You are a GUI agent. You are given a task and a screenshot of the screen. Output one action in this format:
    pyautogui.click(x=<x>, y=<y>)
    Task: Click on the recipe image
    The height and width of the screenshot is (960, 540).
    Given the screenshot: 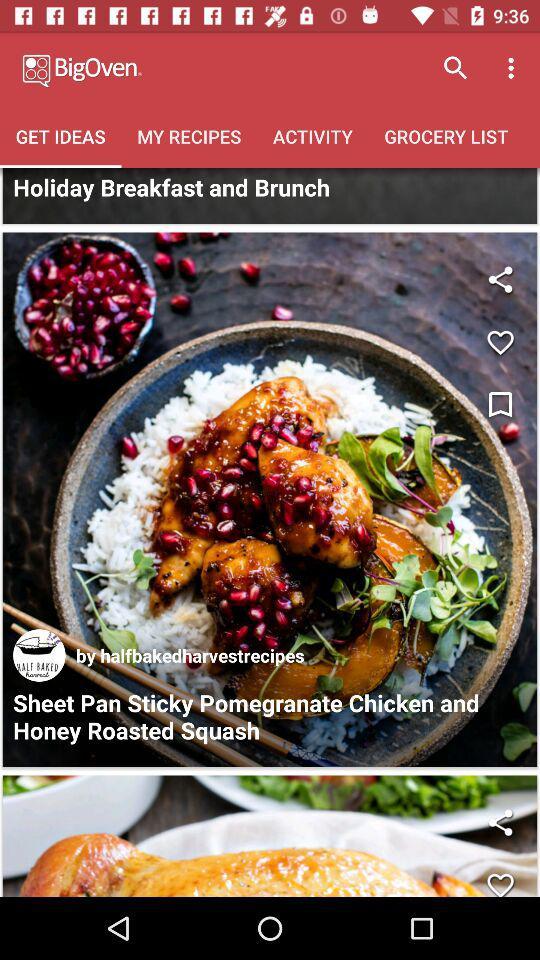 What is the action you would take?
    pyautogui.click(x=270, y=498)
    